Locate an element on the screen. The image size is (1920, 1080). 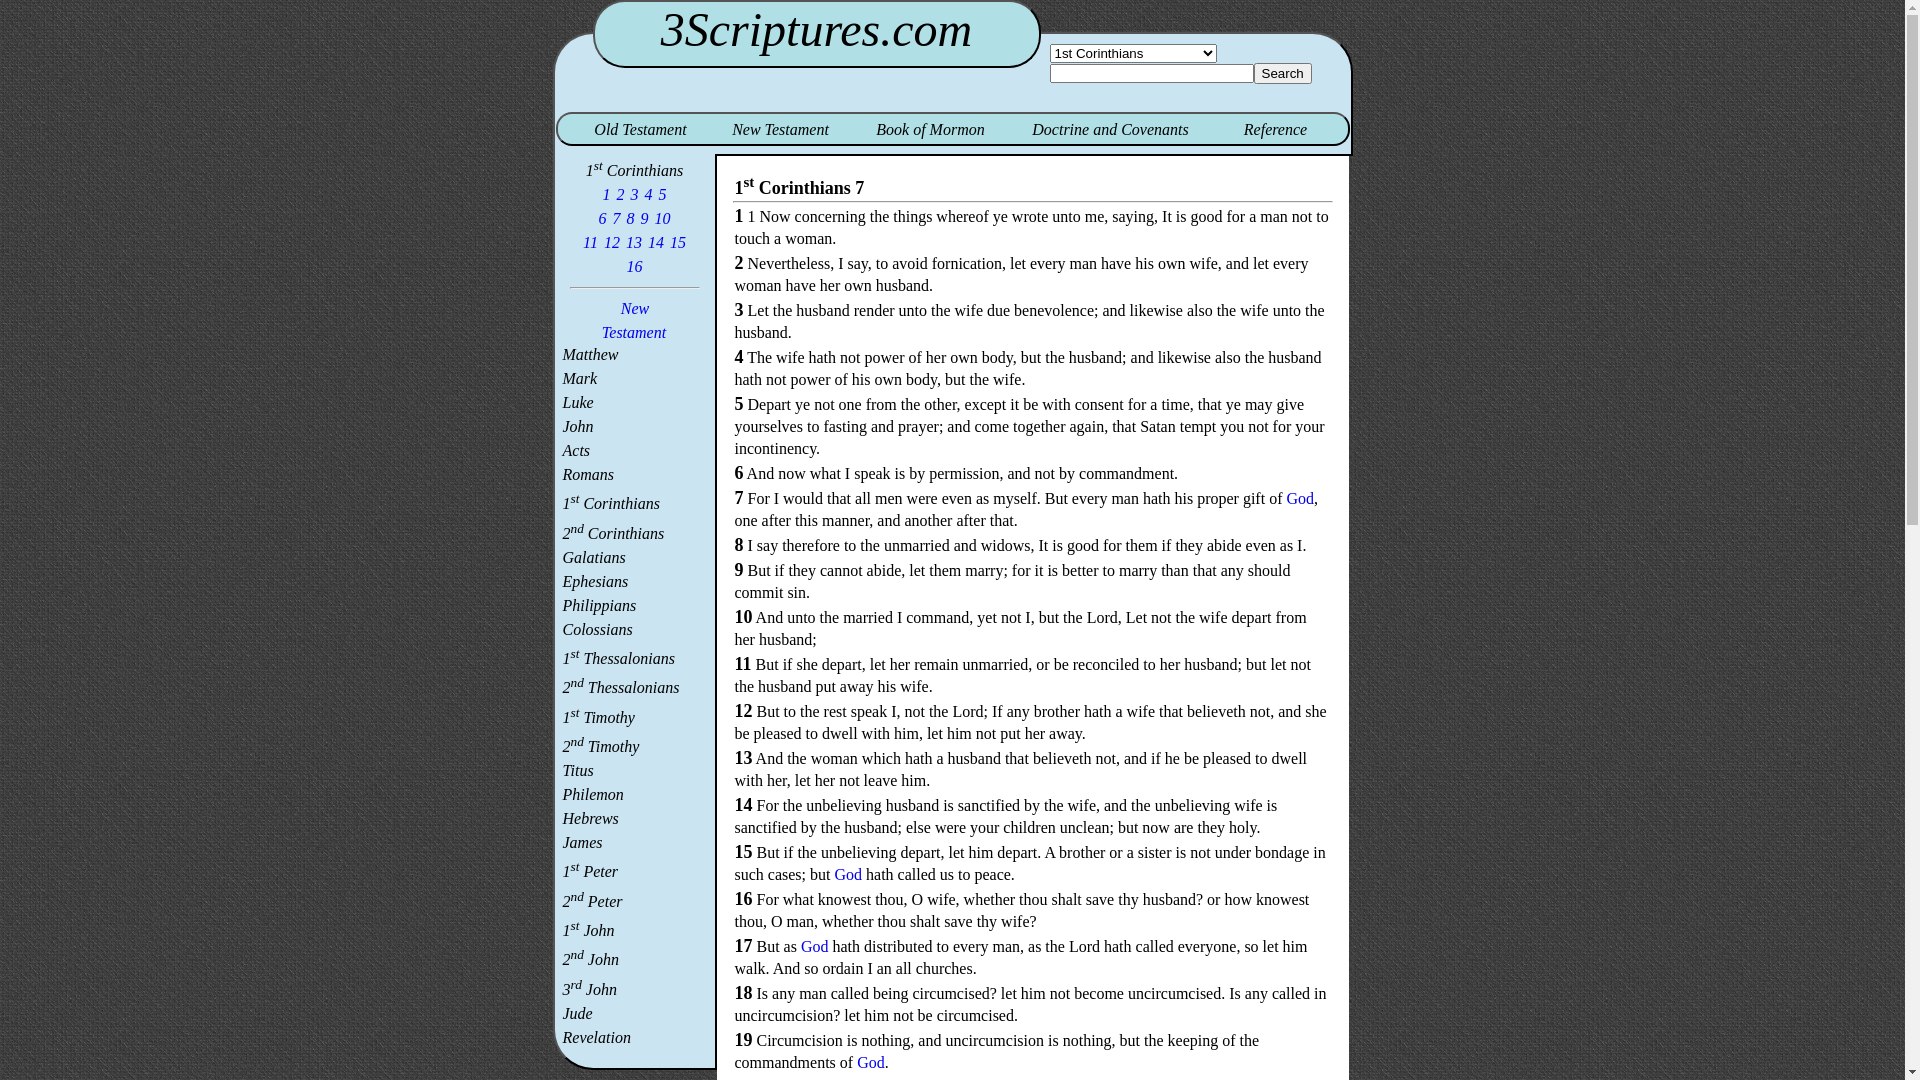
'11' is located at coordinates (580, 241).